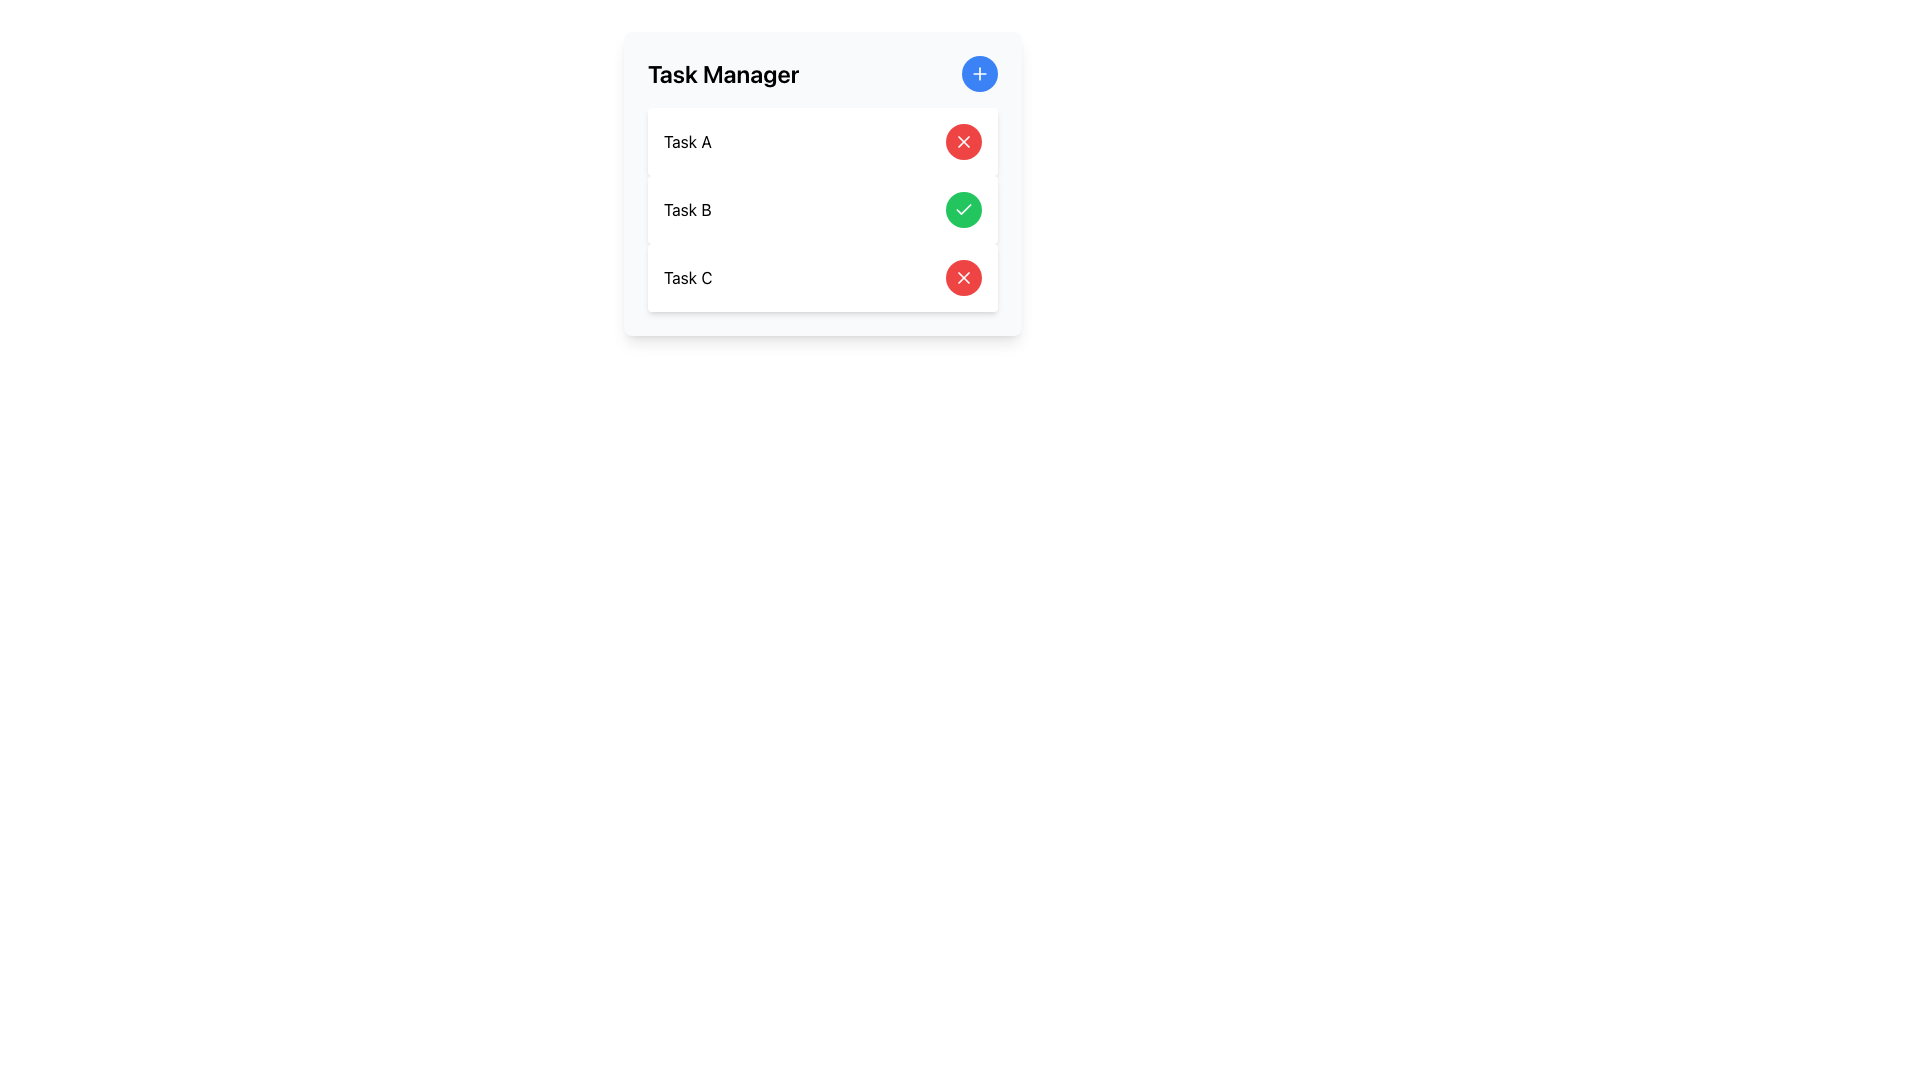 The height and width of the screenshot is (1080, 1920). What do you see at coordinates (964, 141) in the screenshot?
I see `the circular red button with an 'X' icon located to the right of the text 'Task A'` at bounding box center [964, 141].